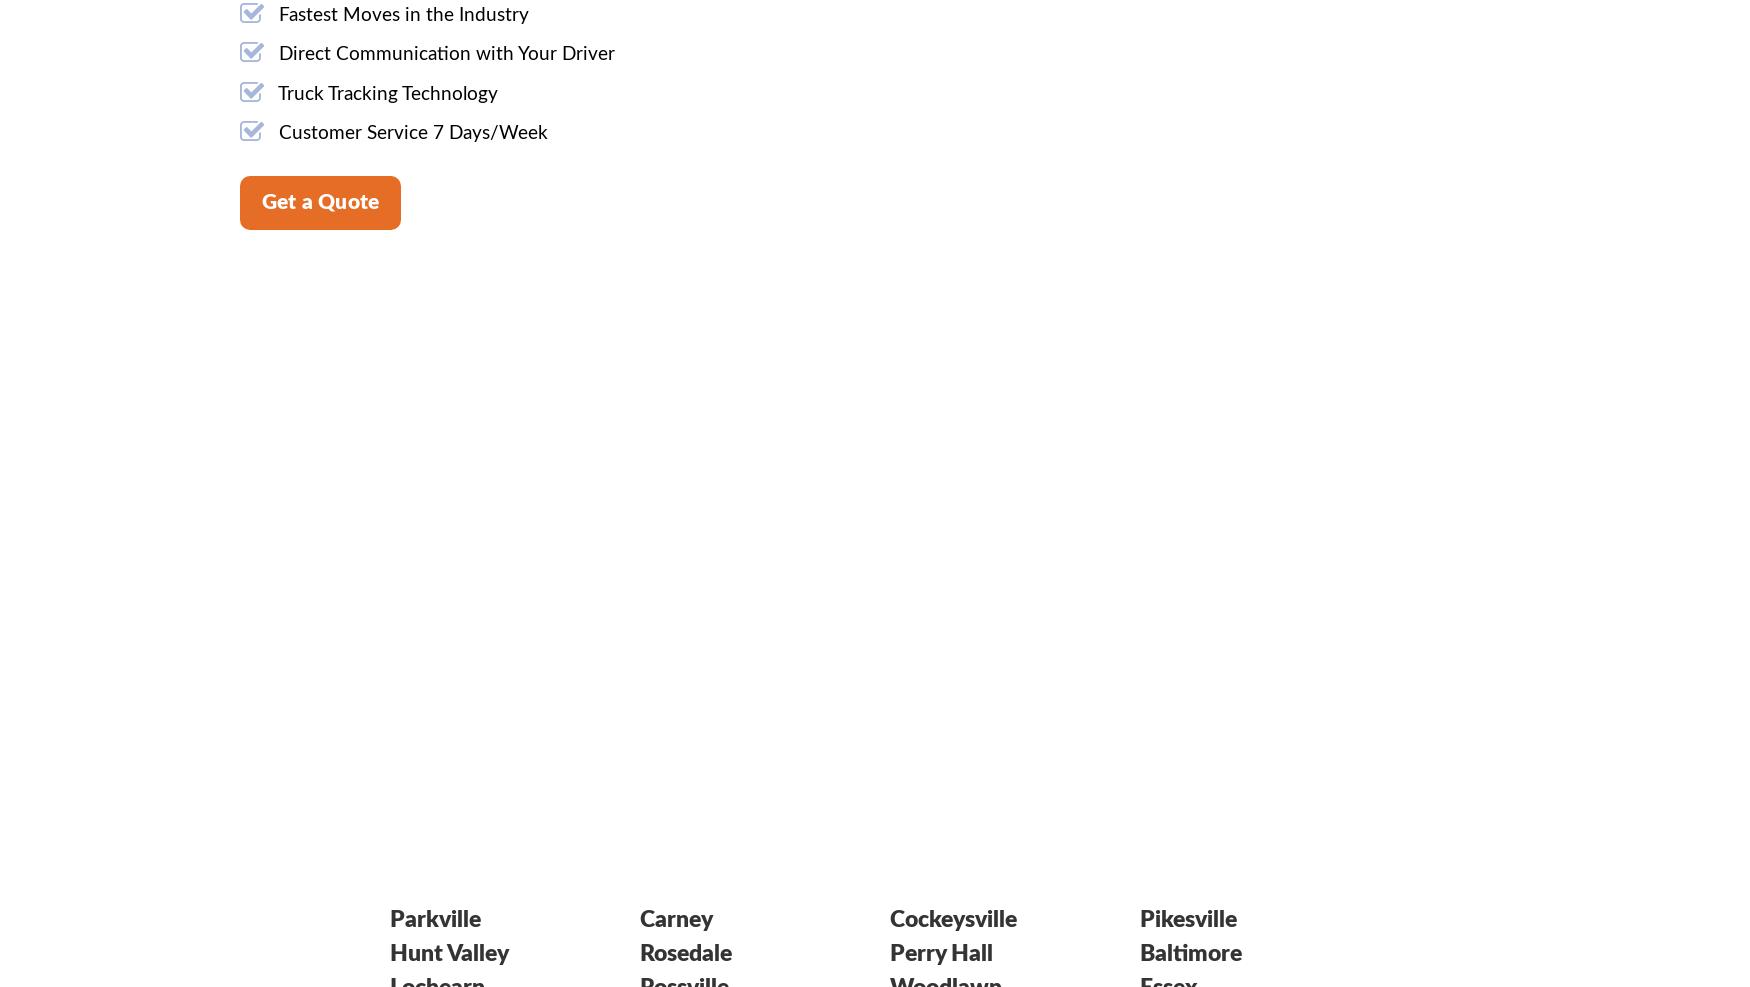 This screenshot has height=987, width=1750. What do you see at coordinates (389, 952) in the screenshot?
I see `'Hunt Valley'` at bounding box center [389, 952].